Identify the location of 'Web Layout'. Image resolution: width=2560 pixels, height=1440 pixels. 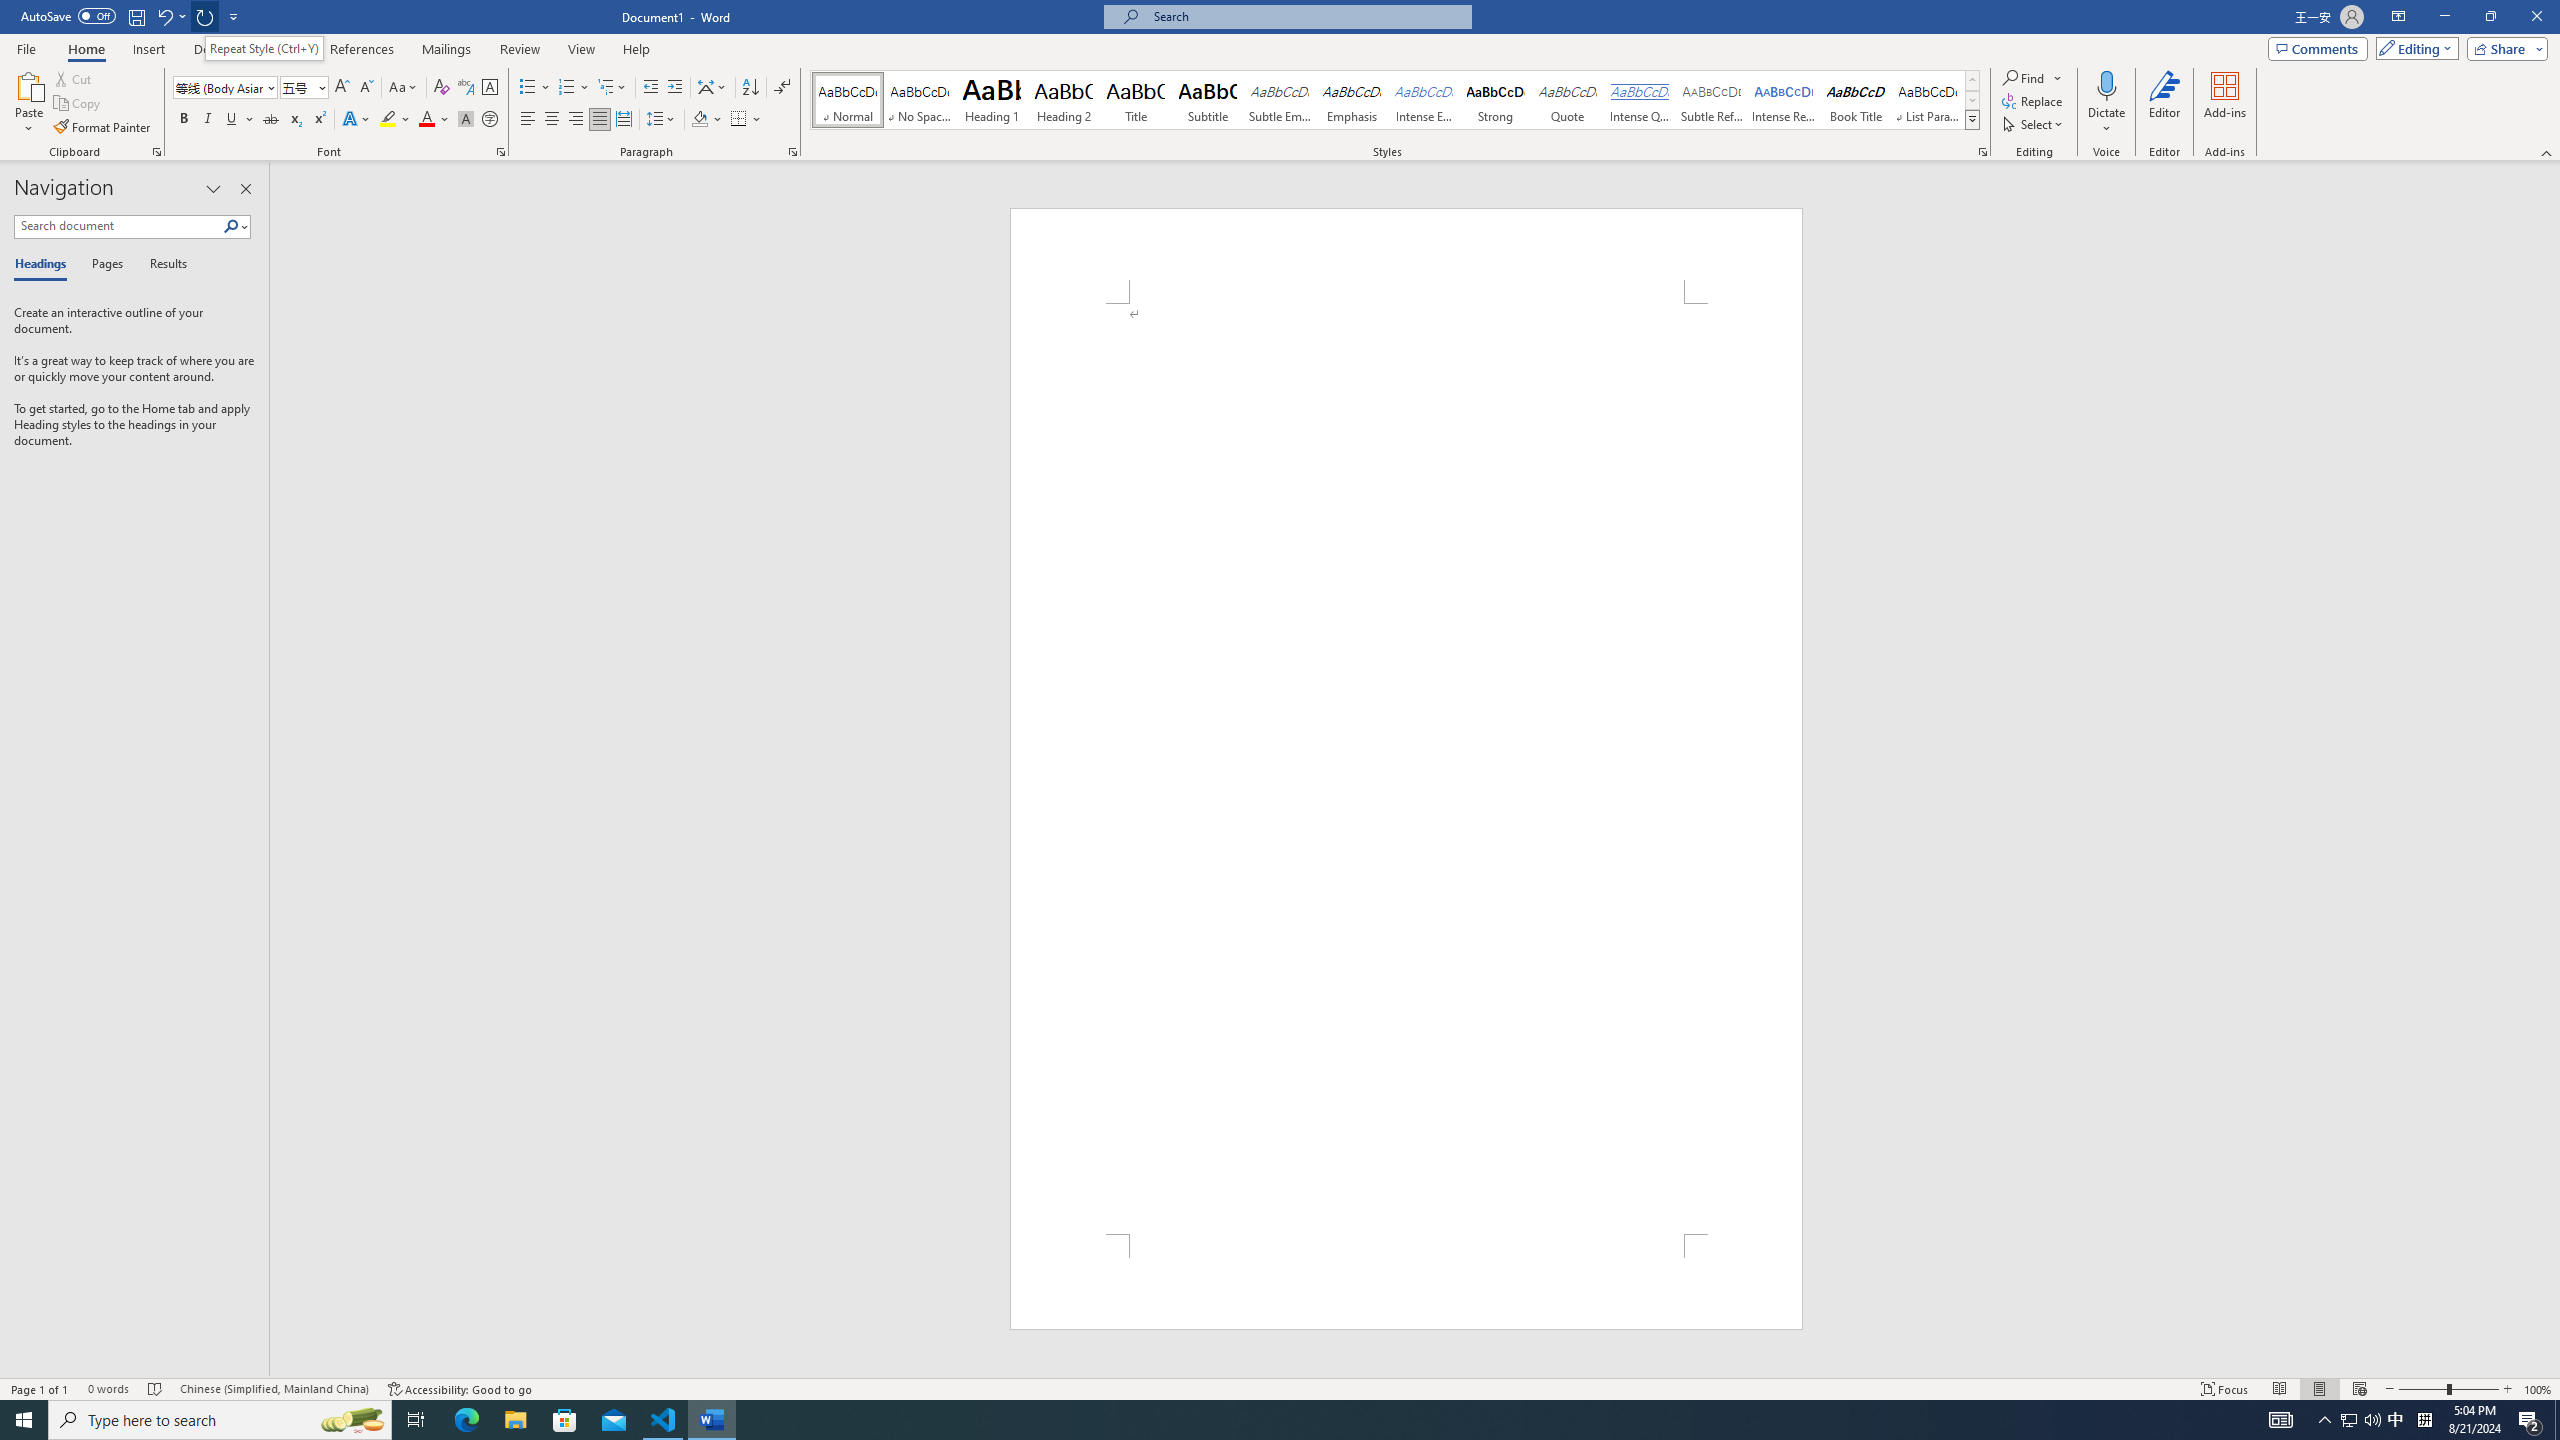
(2360, 1389).